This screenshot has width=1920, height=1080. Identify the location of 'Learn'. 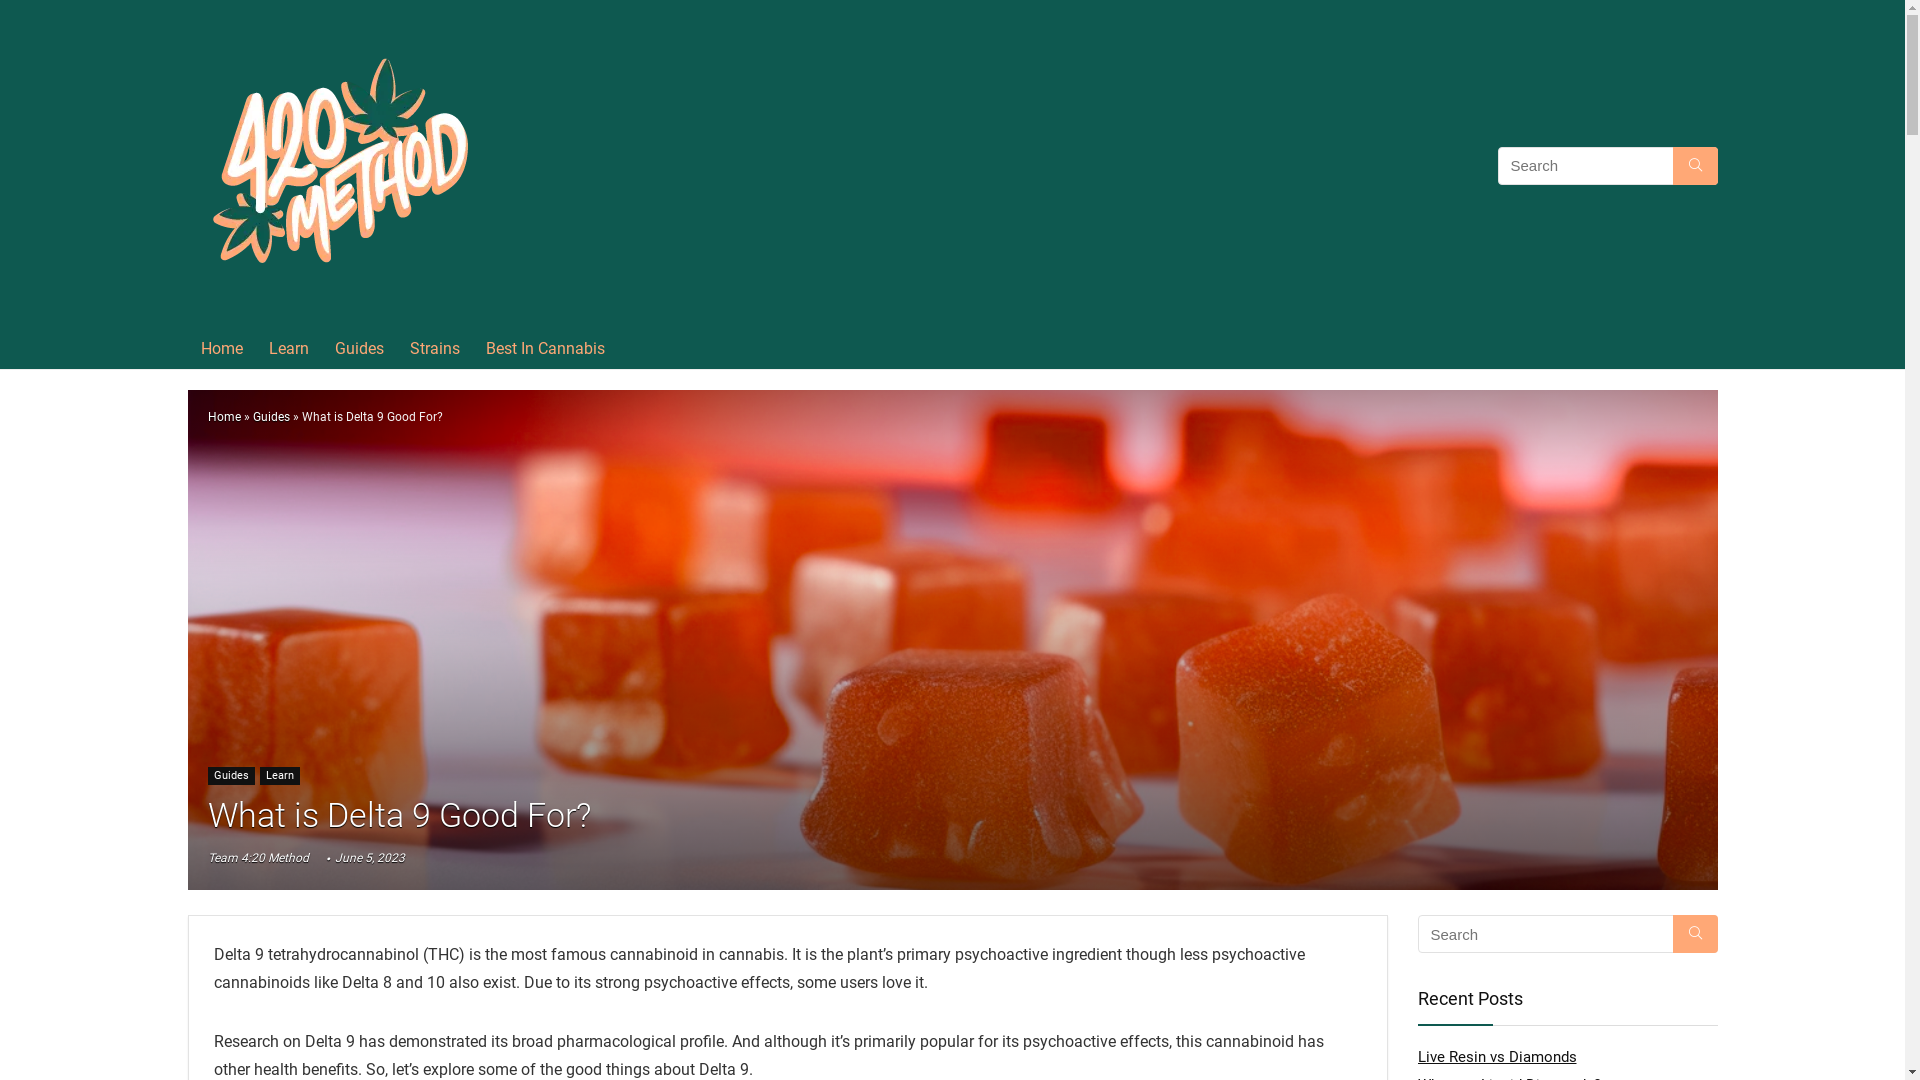
(254, 349).